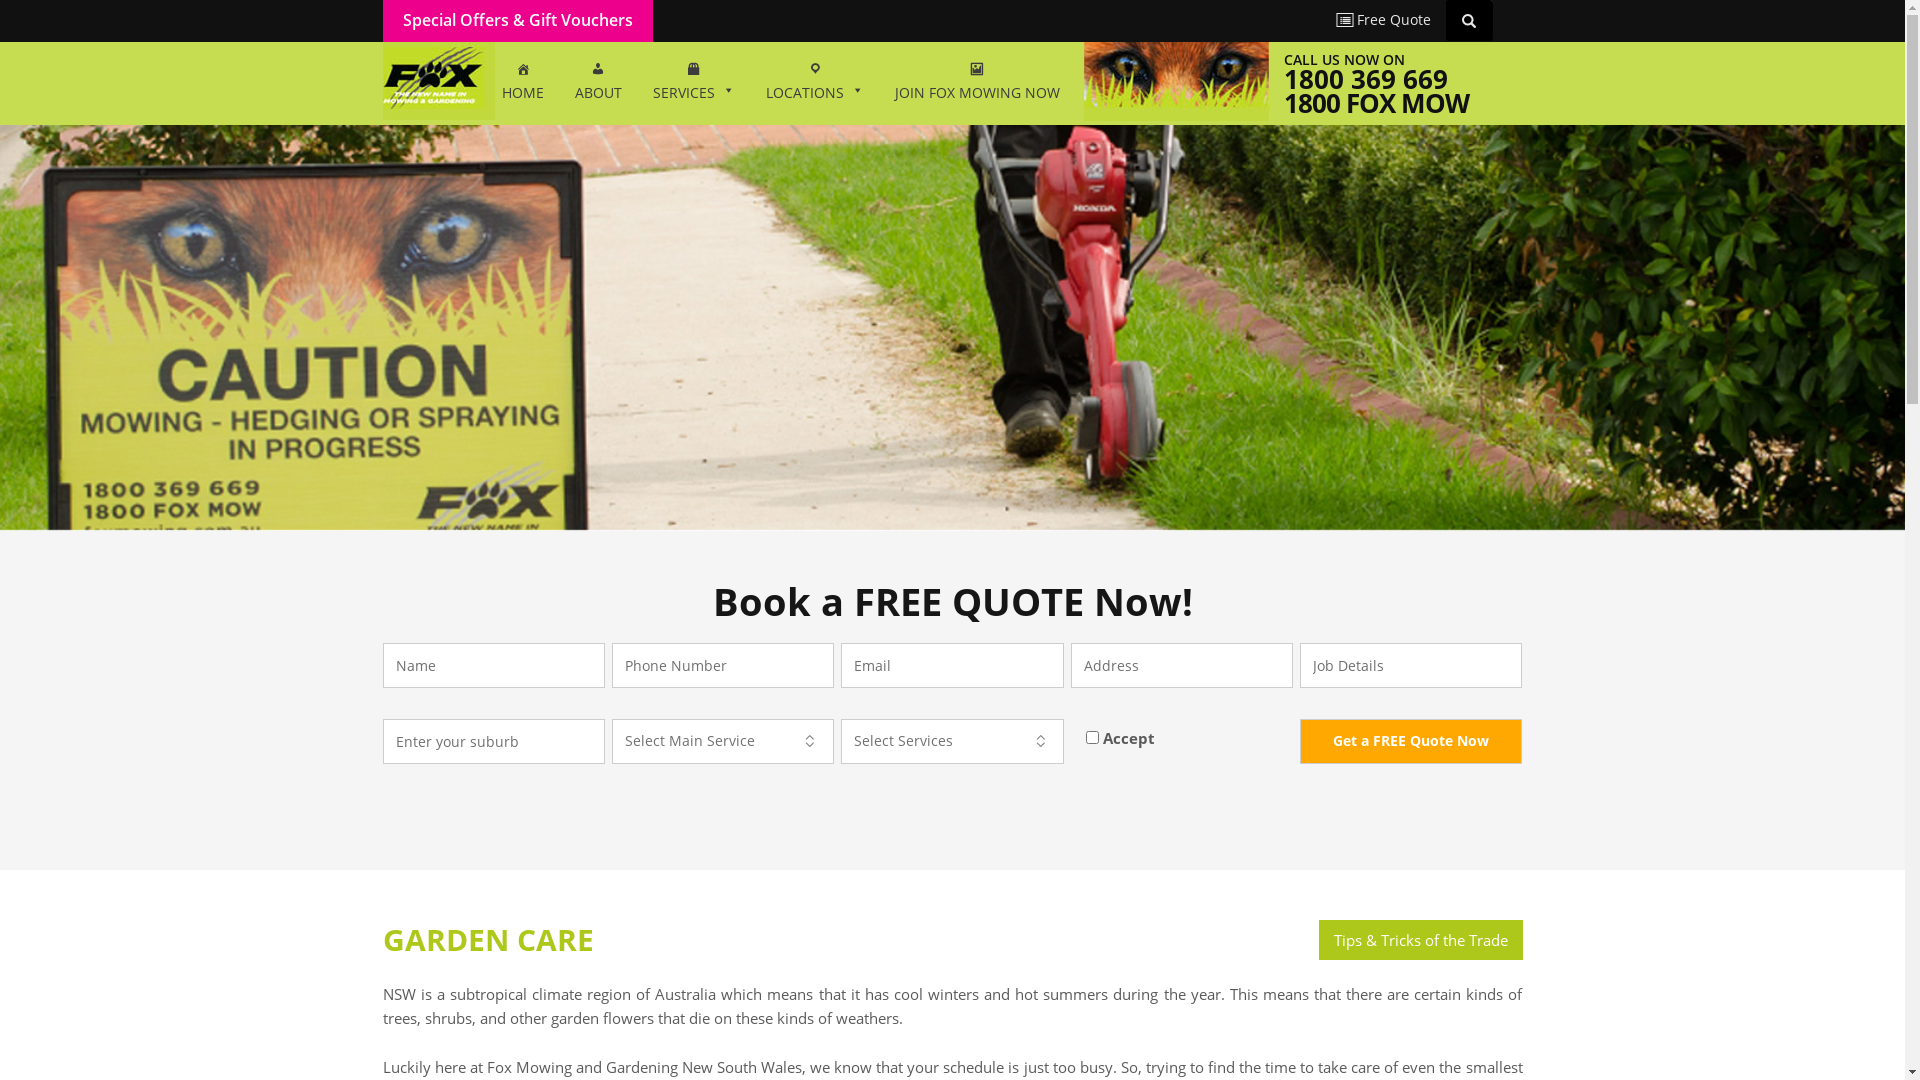  Describe the element at coordinates (1419, 940) in the screenshot. I see `'Tips & Tricks of the Trade'` at that location.